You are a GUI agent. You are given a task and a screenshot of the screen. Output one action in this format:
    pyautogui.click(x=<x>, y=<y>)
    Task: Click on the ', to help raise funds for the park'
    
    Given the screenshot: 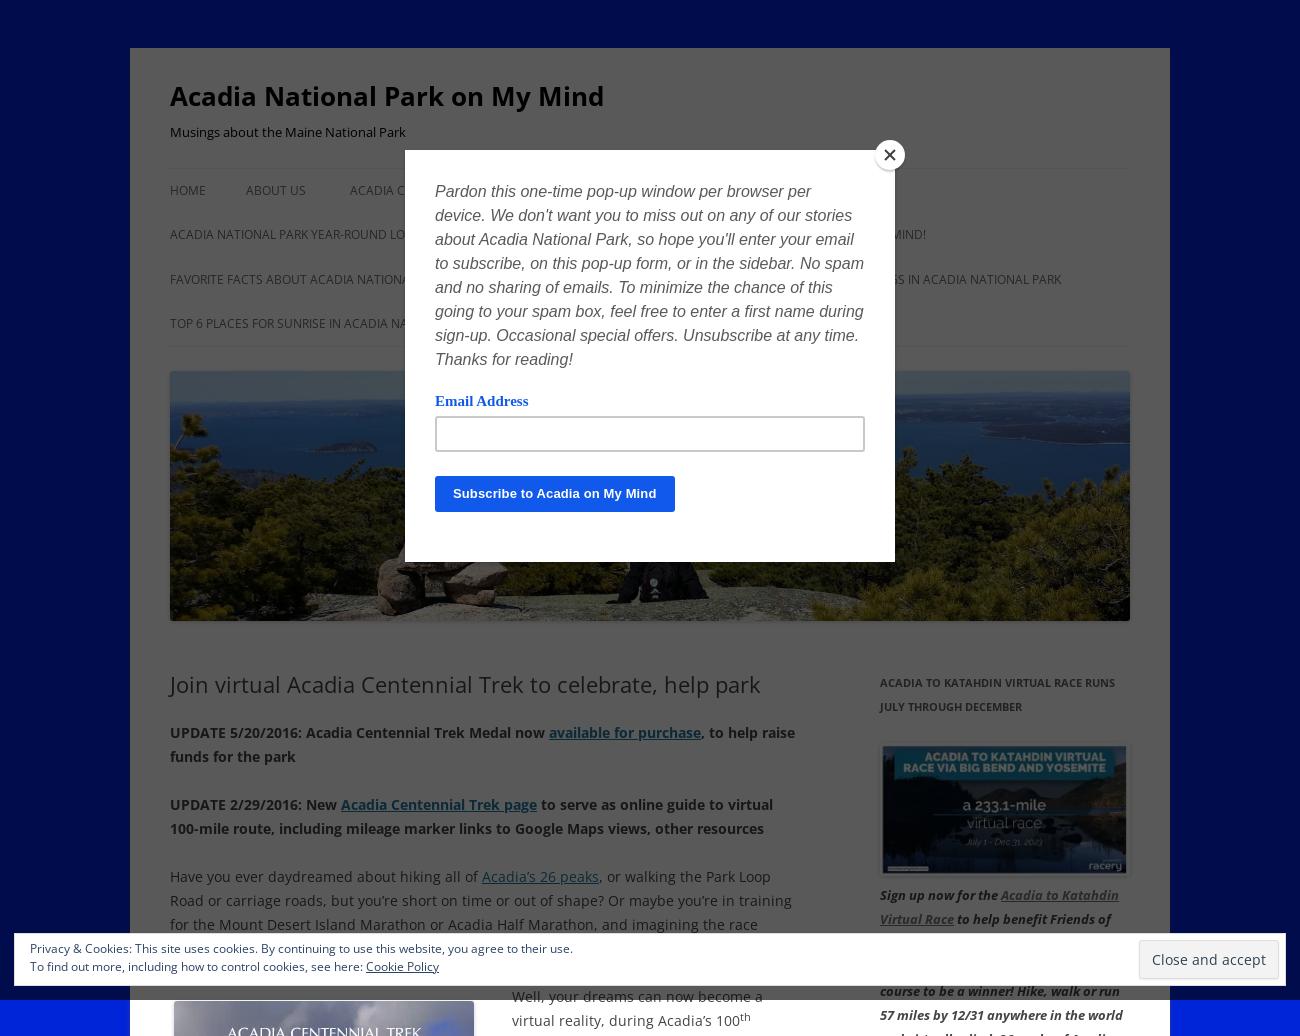 What is the action you would take?
    pyautogui.click(x=170, y=744)
    